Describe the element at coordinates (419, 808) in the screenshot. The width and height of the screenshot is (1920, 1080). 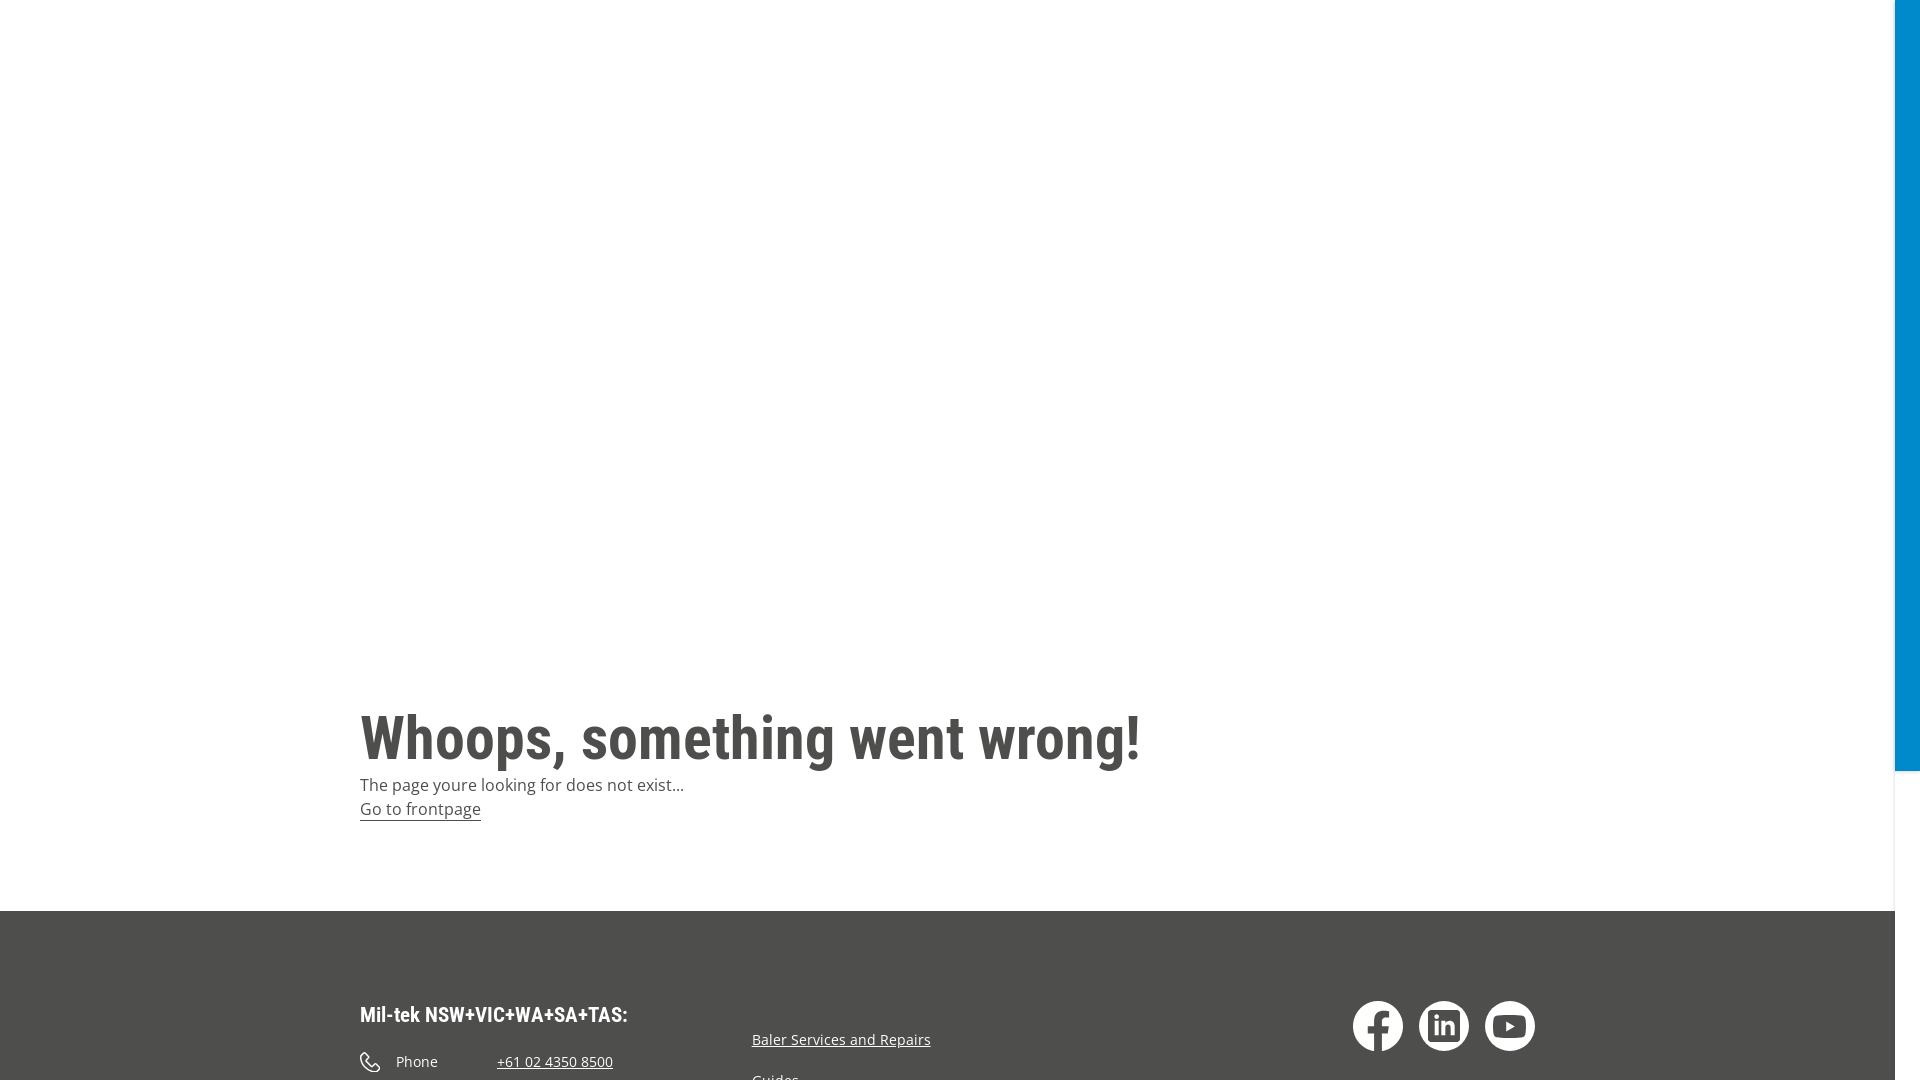
I see `'Go to frontpage'` at that location.